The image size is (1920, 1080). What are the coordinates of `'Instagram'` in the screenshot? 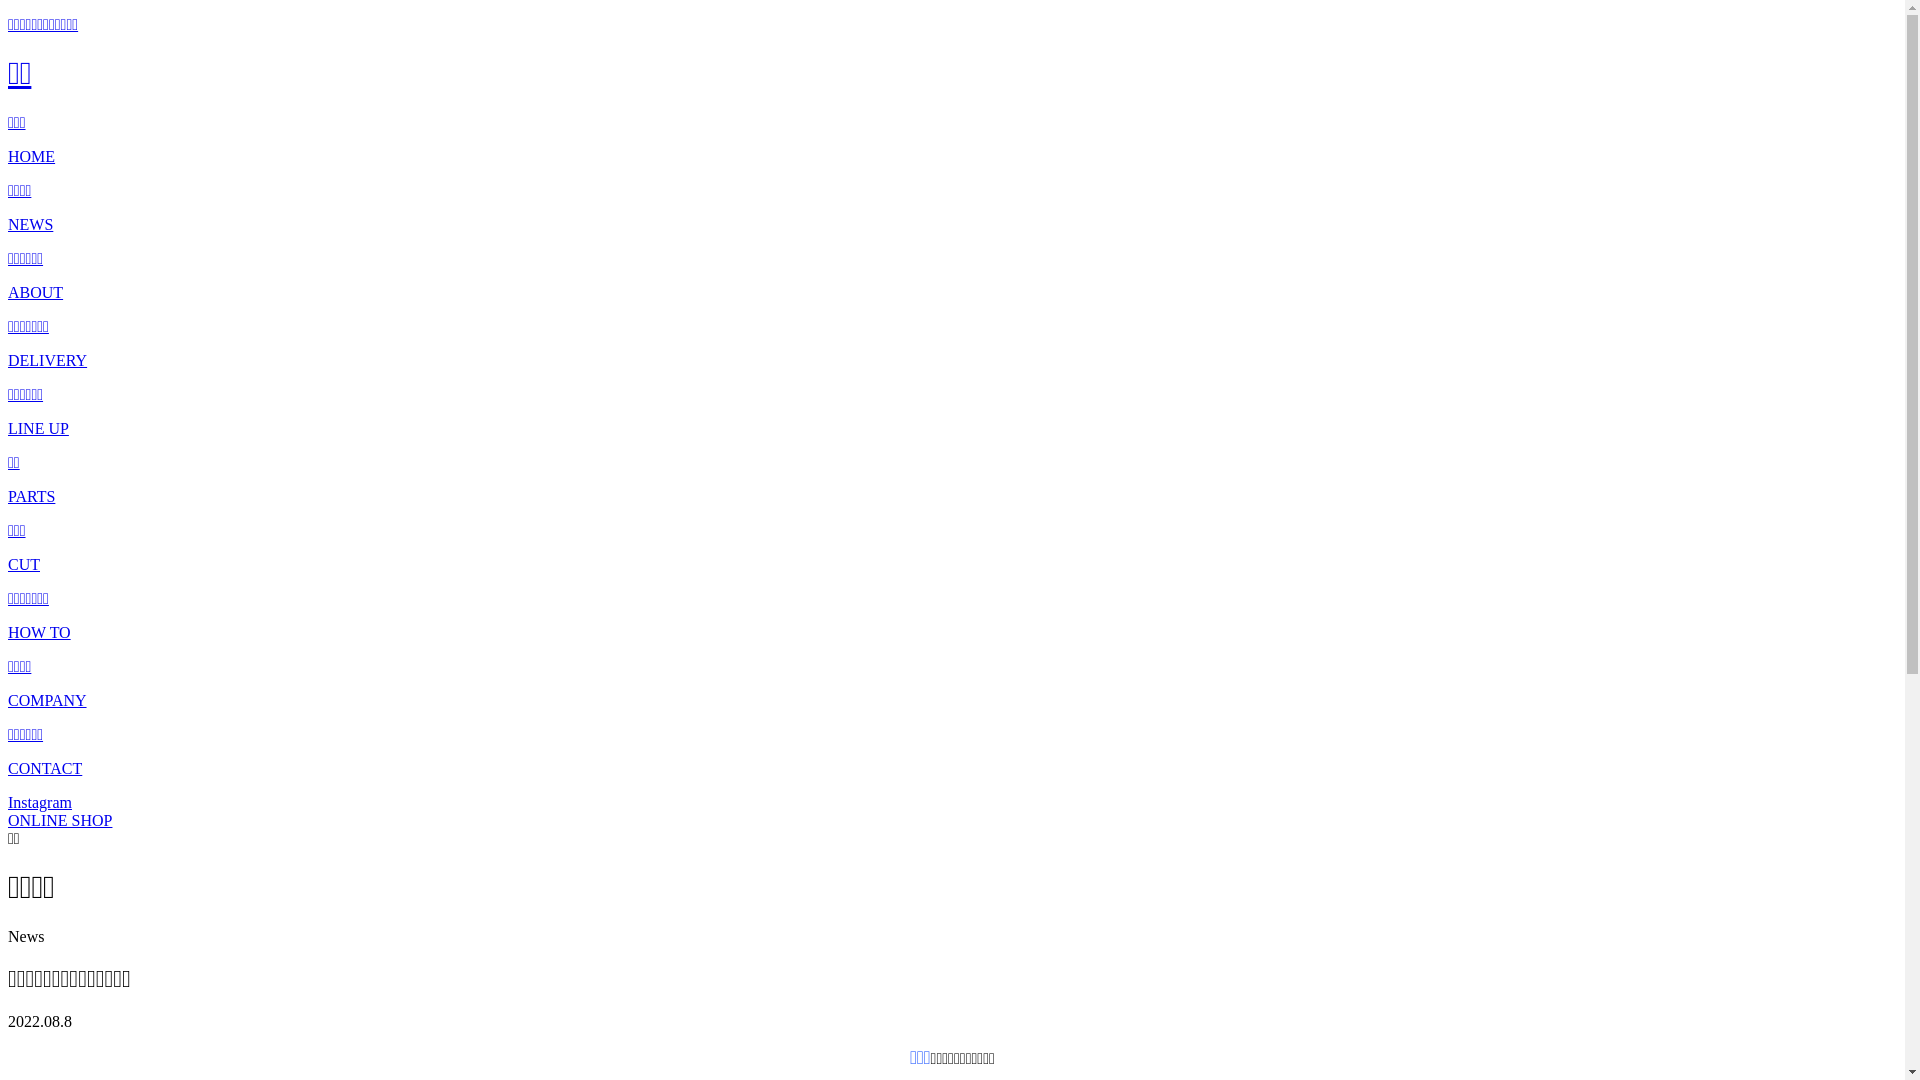 It's located at (8, 801).